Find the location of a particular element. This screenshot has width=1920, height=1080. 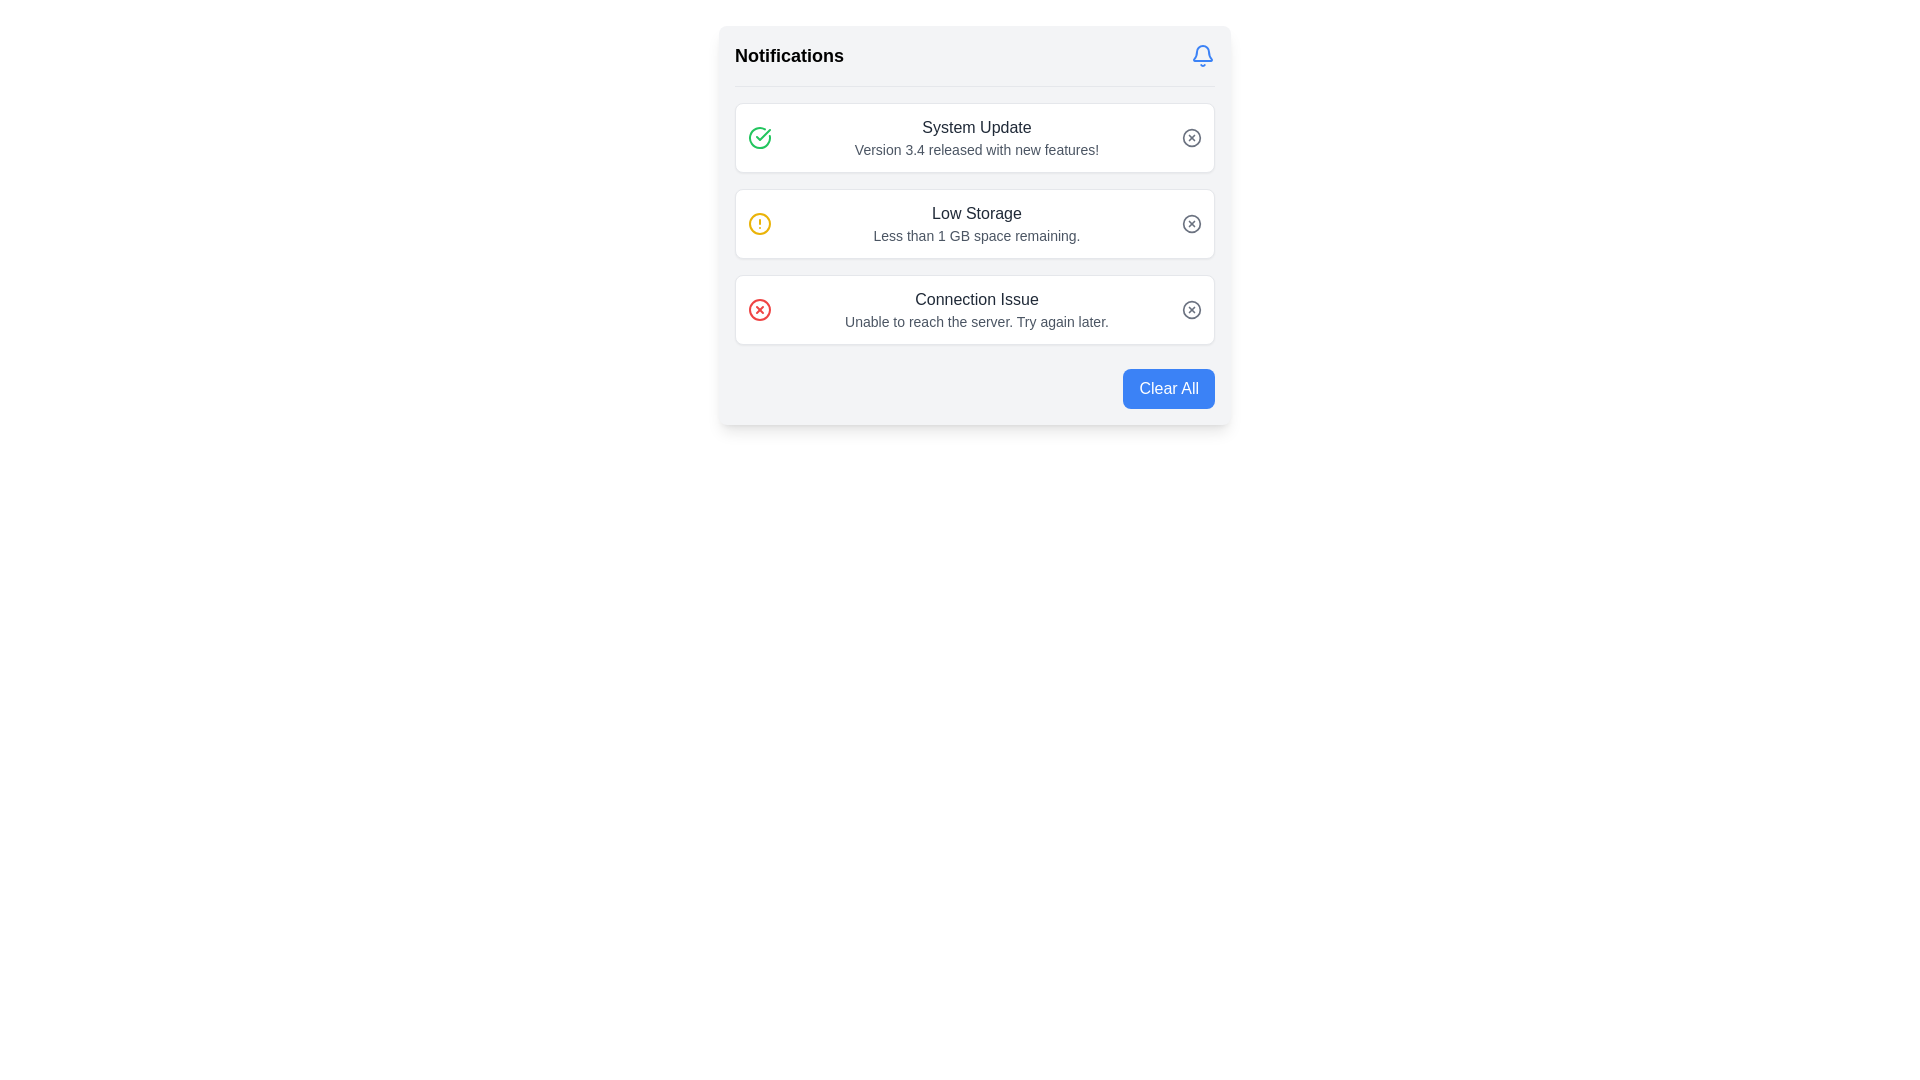

the associated notification by clicking on the icon that signifies a completed system update for version 3.4, which is positioned at the leftmost side of the notification item is located at coordinates (758, 137).